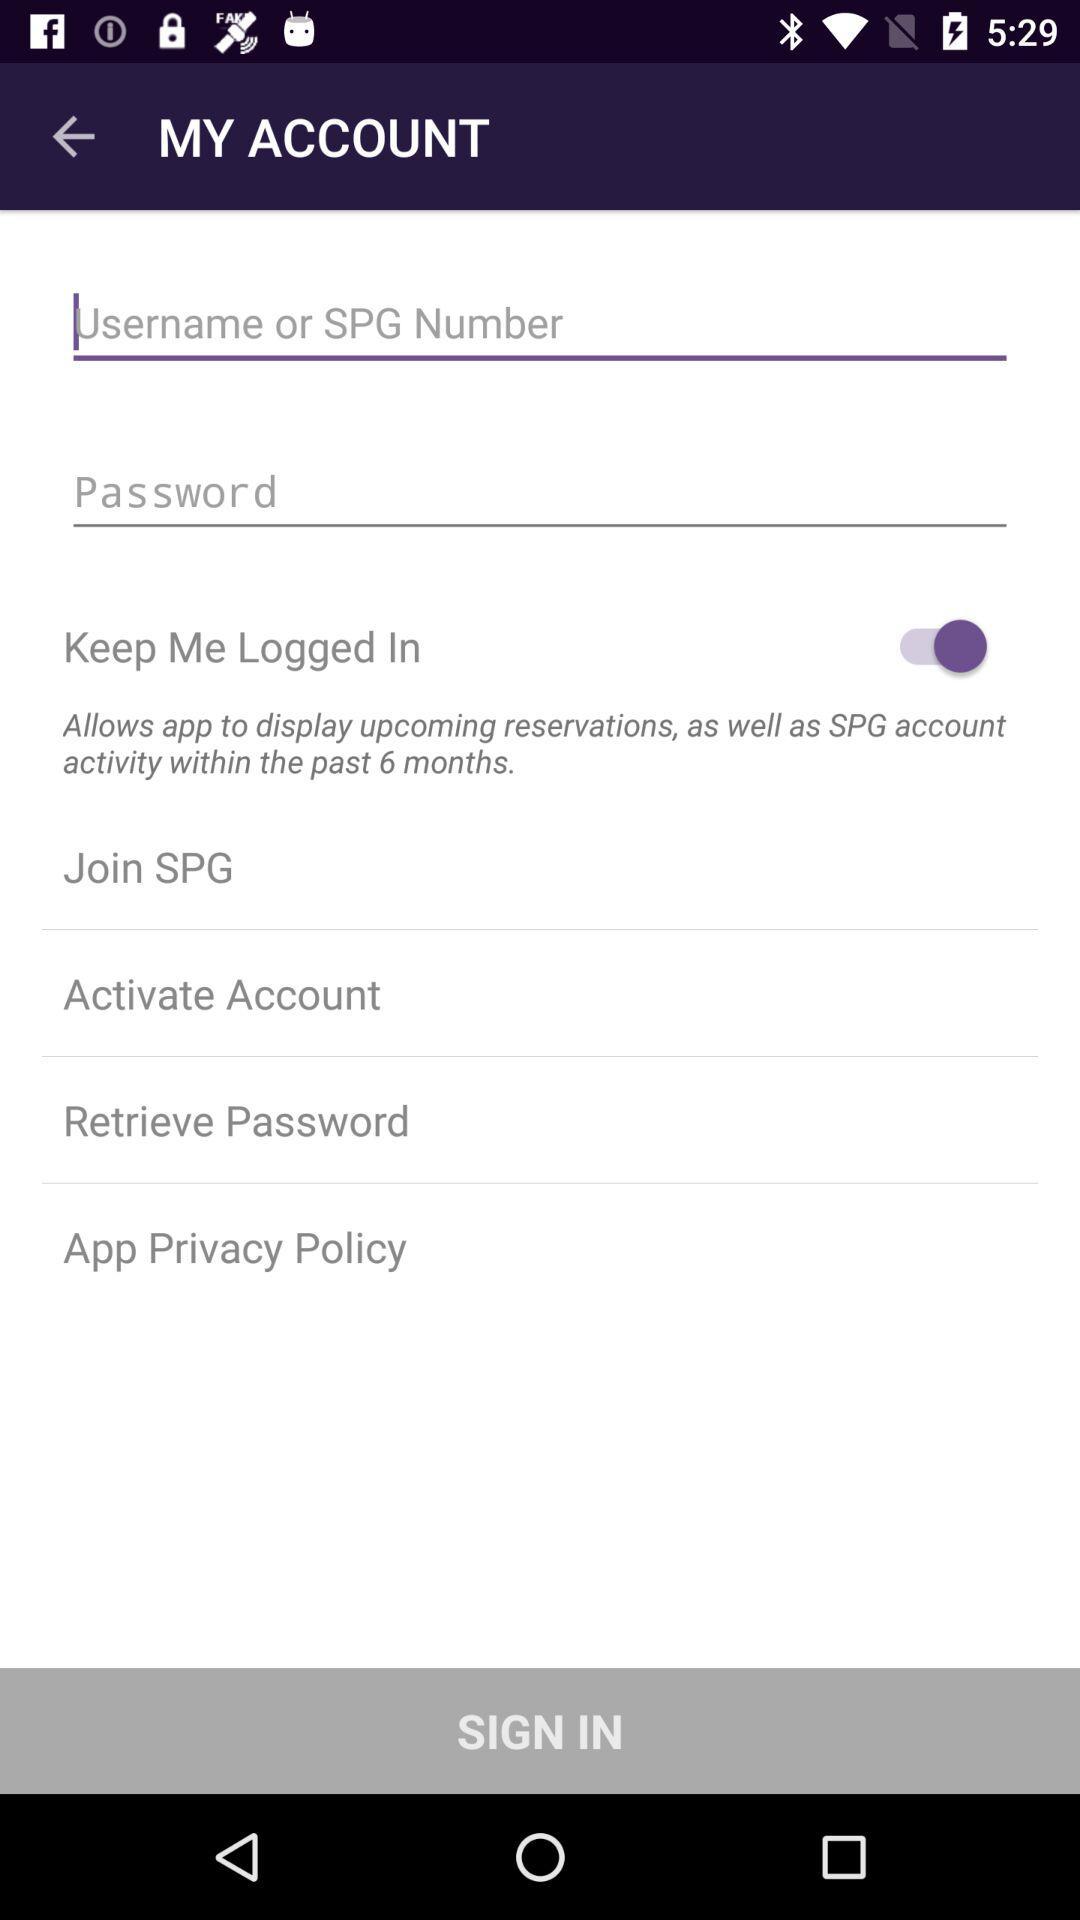  I want to click on login option, so click(933, 646).